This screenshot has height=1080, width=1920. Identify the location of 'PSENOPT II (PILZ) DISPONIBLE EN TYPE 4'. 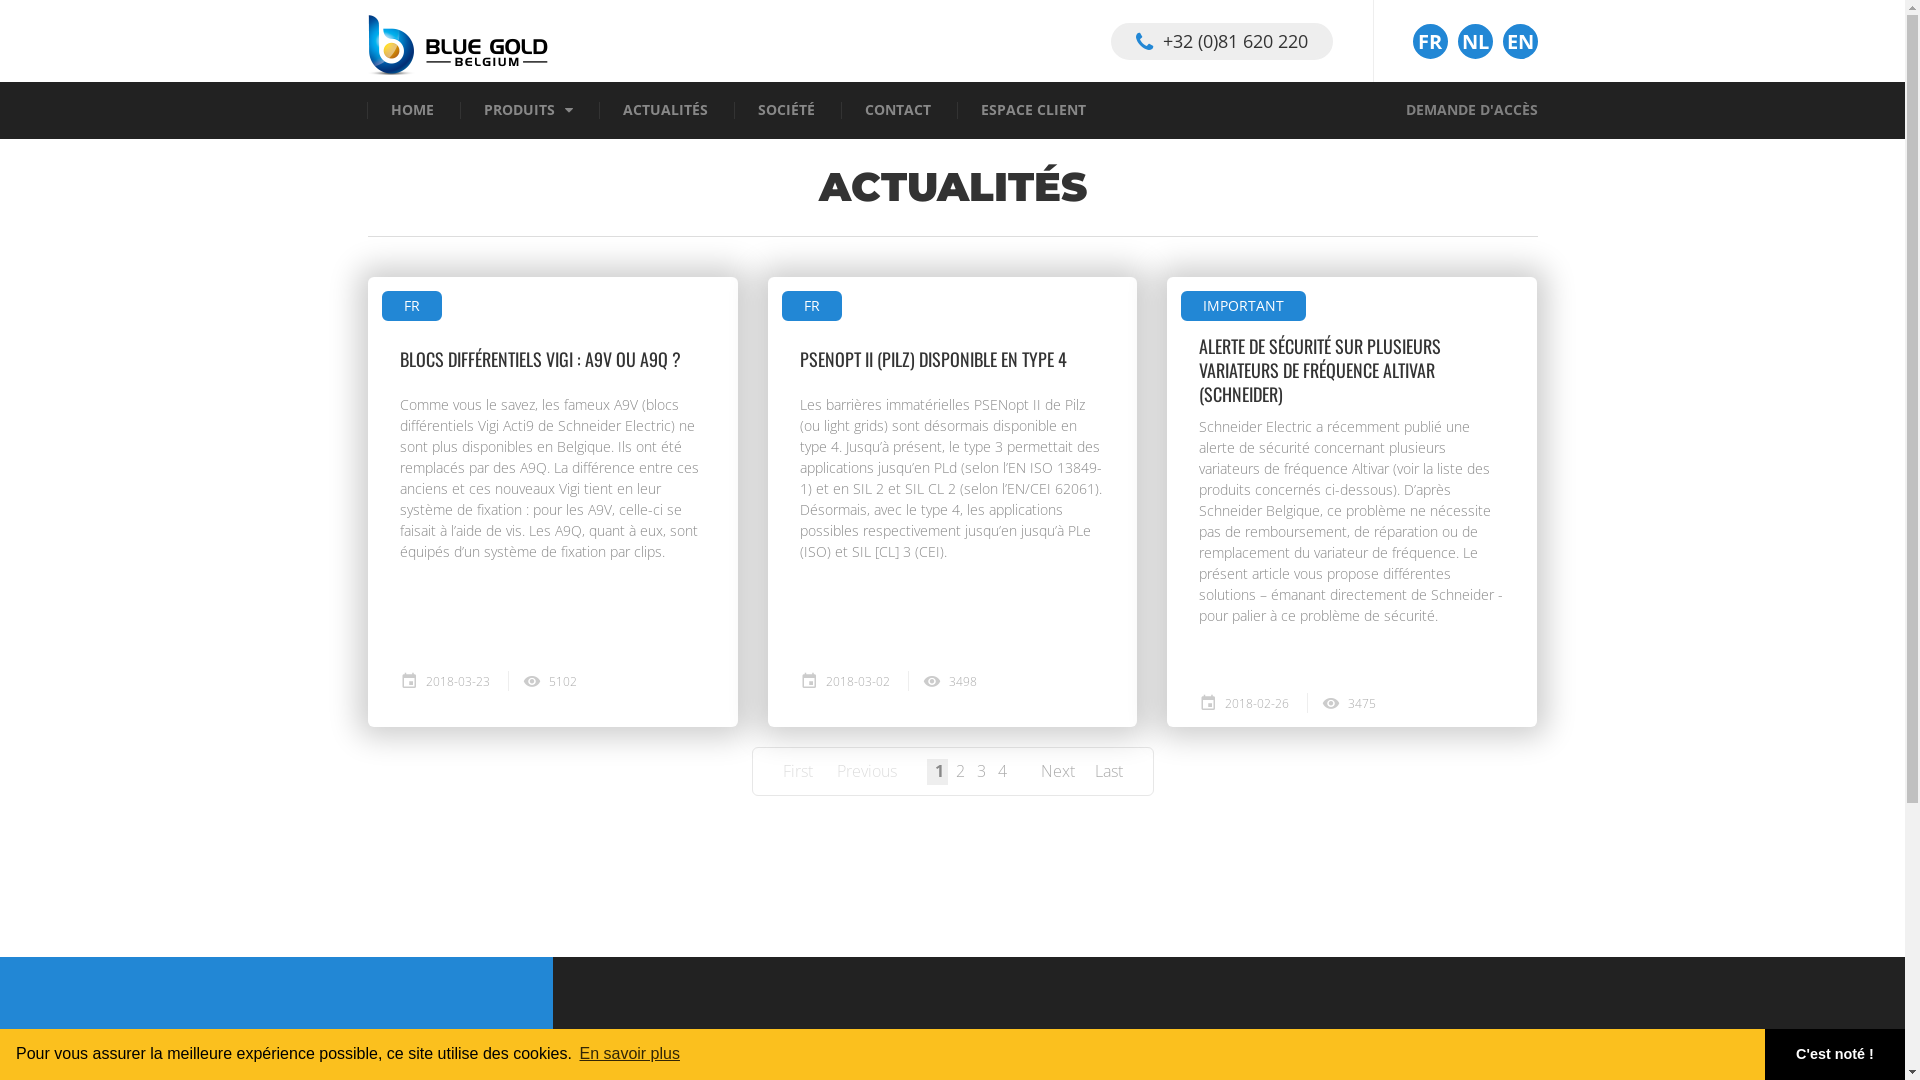
(800, 357).